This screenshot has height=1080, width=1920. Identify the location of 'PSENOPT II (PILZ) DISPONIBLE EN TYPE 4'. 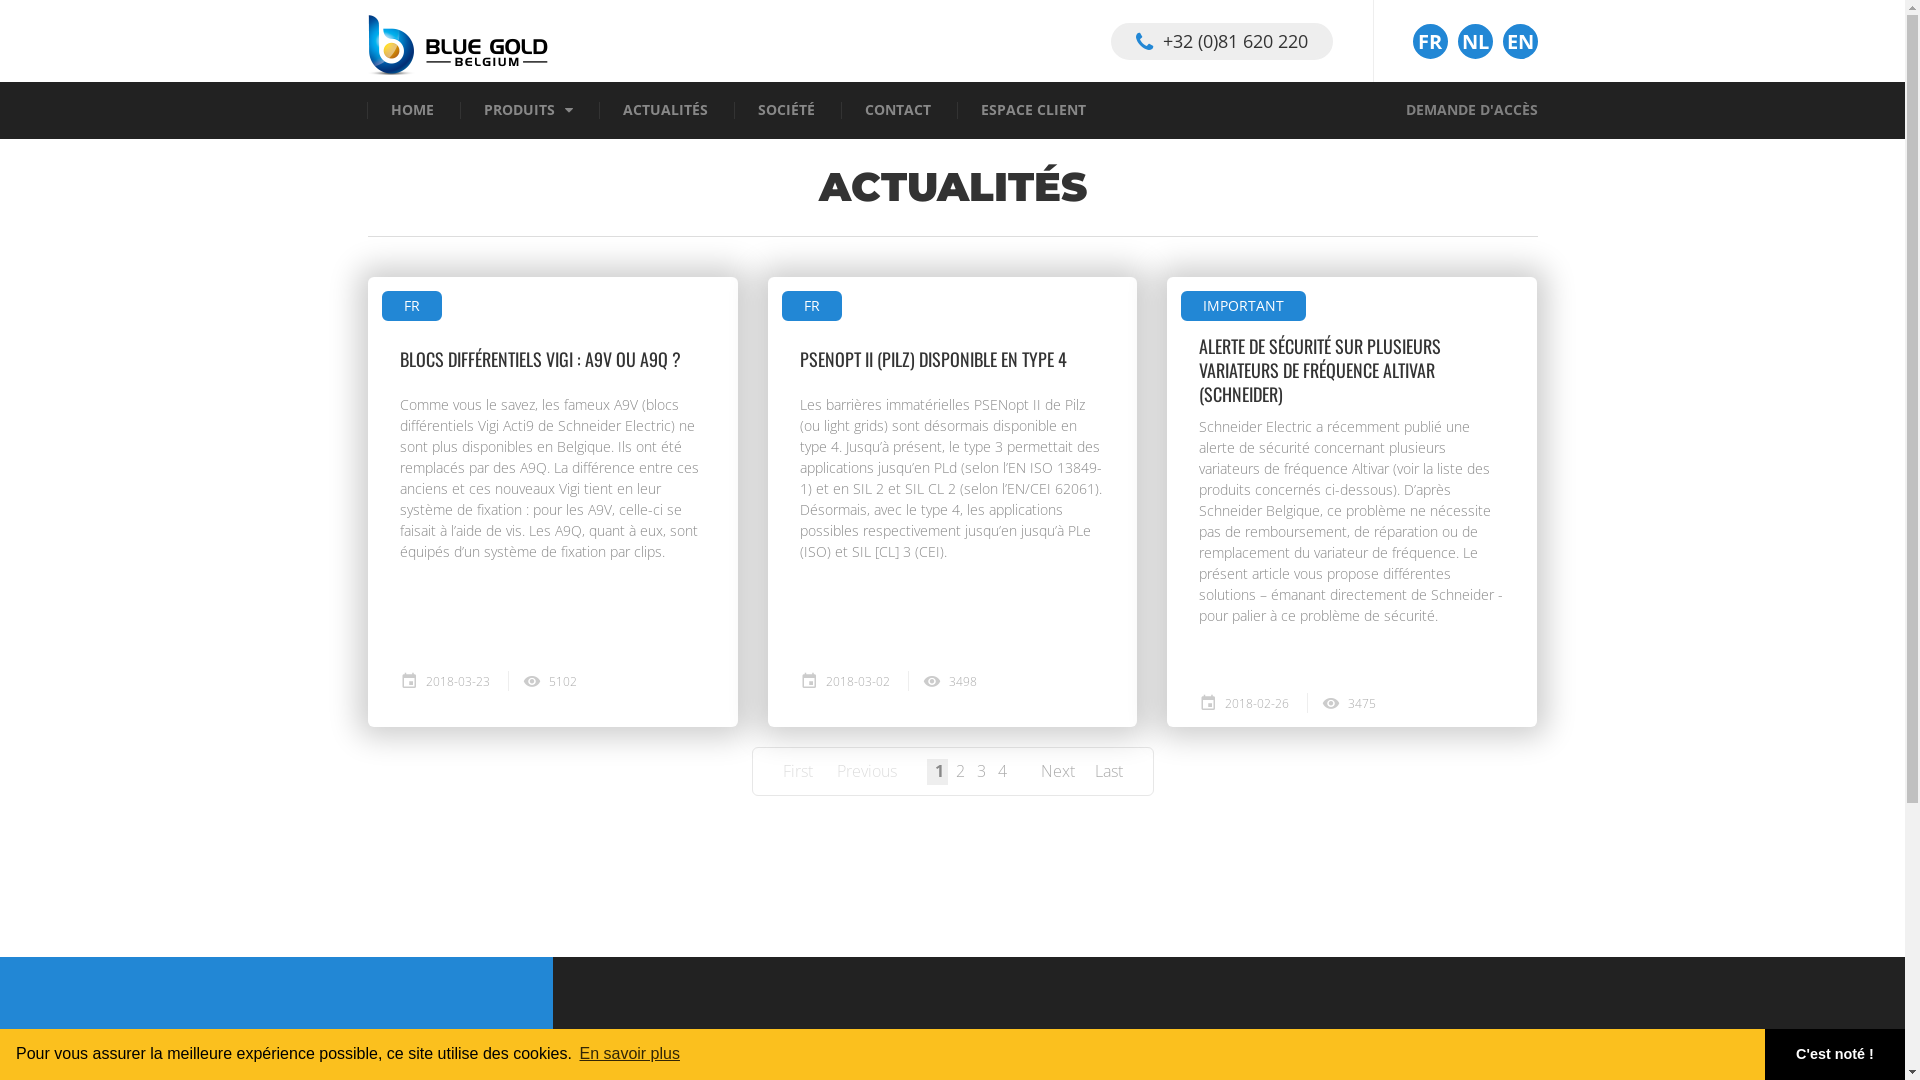
(800, 357).